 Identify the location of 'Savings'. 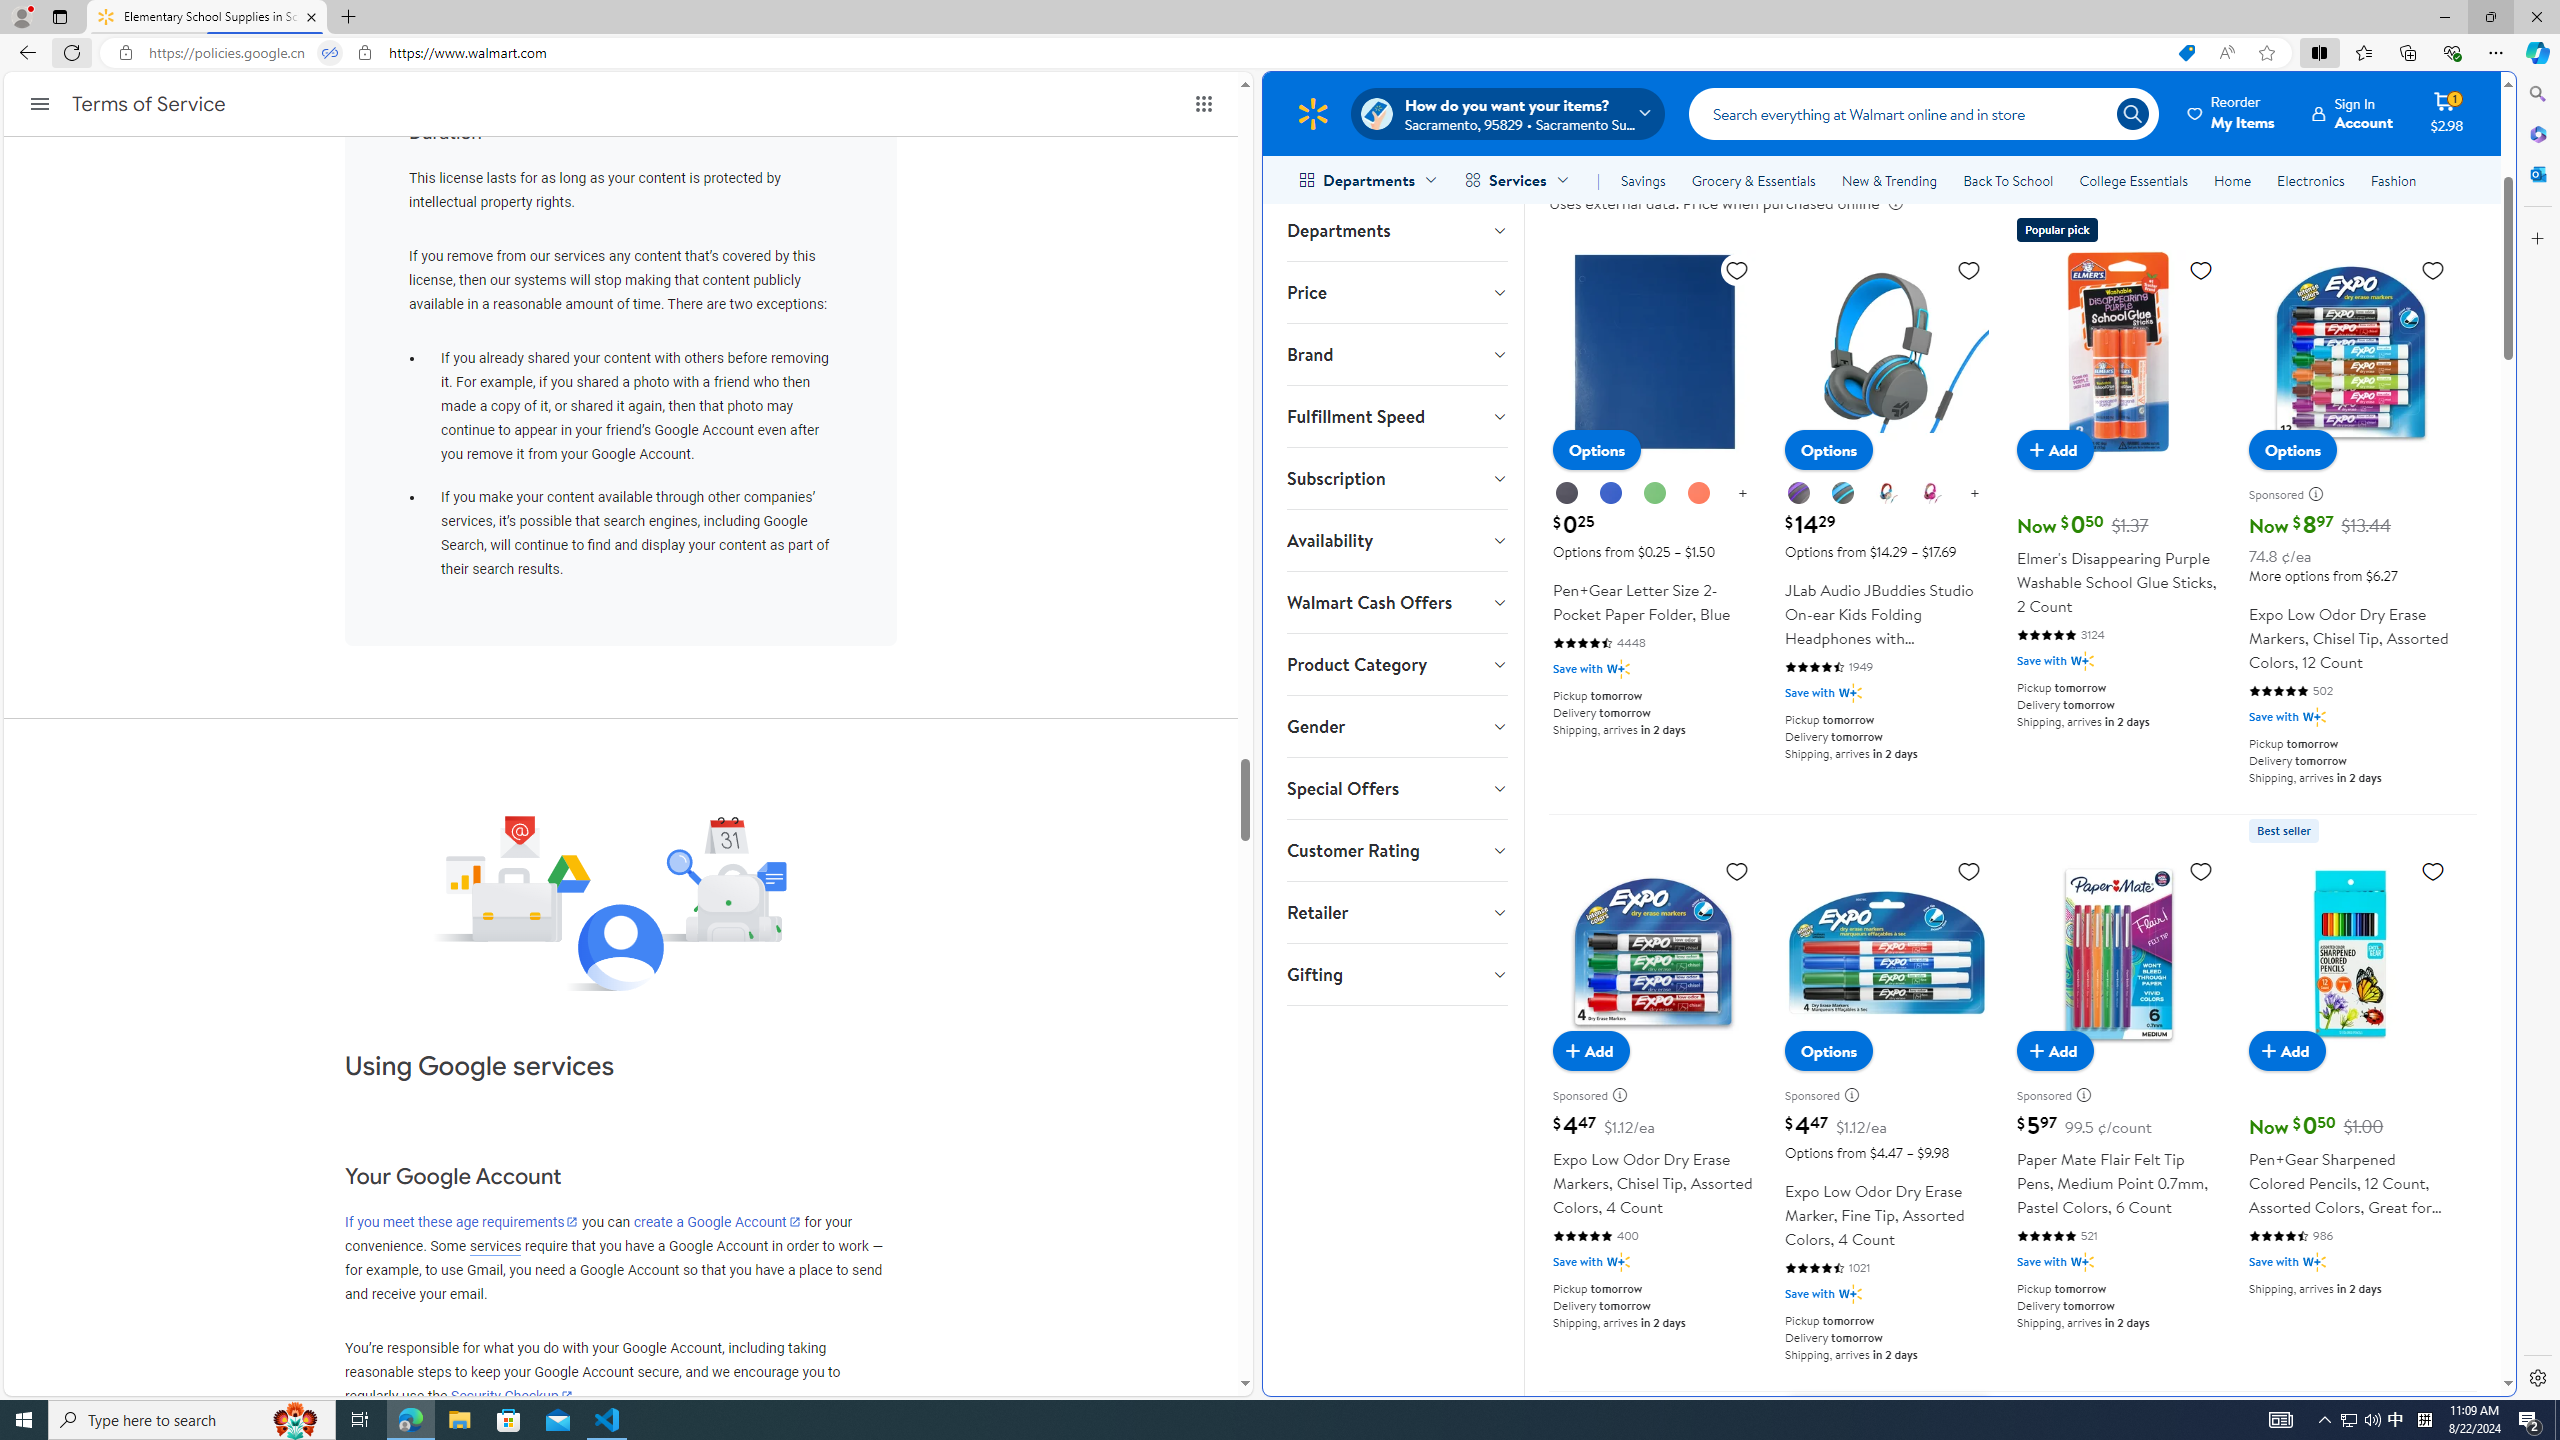
(1642, 180).